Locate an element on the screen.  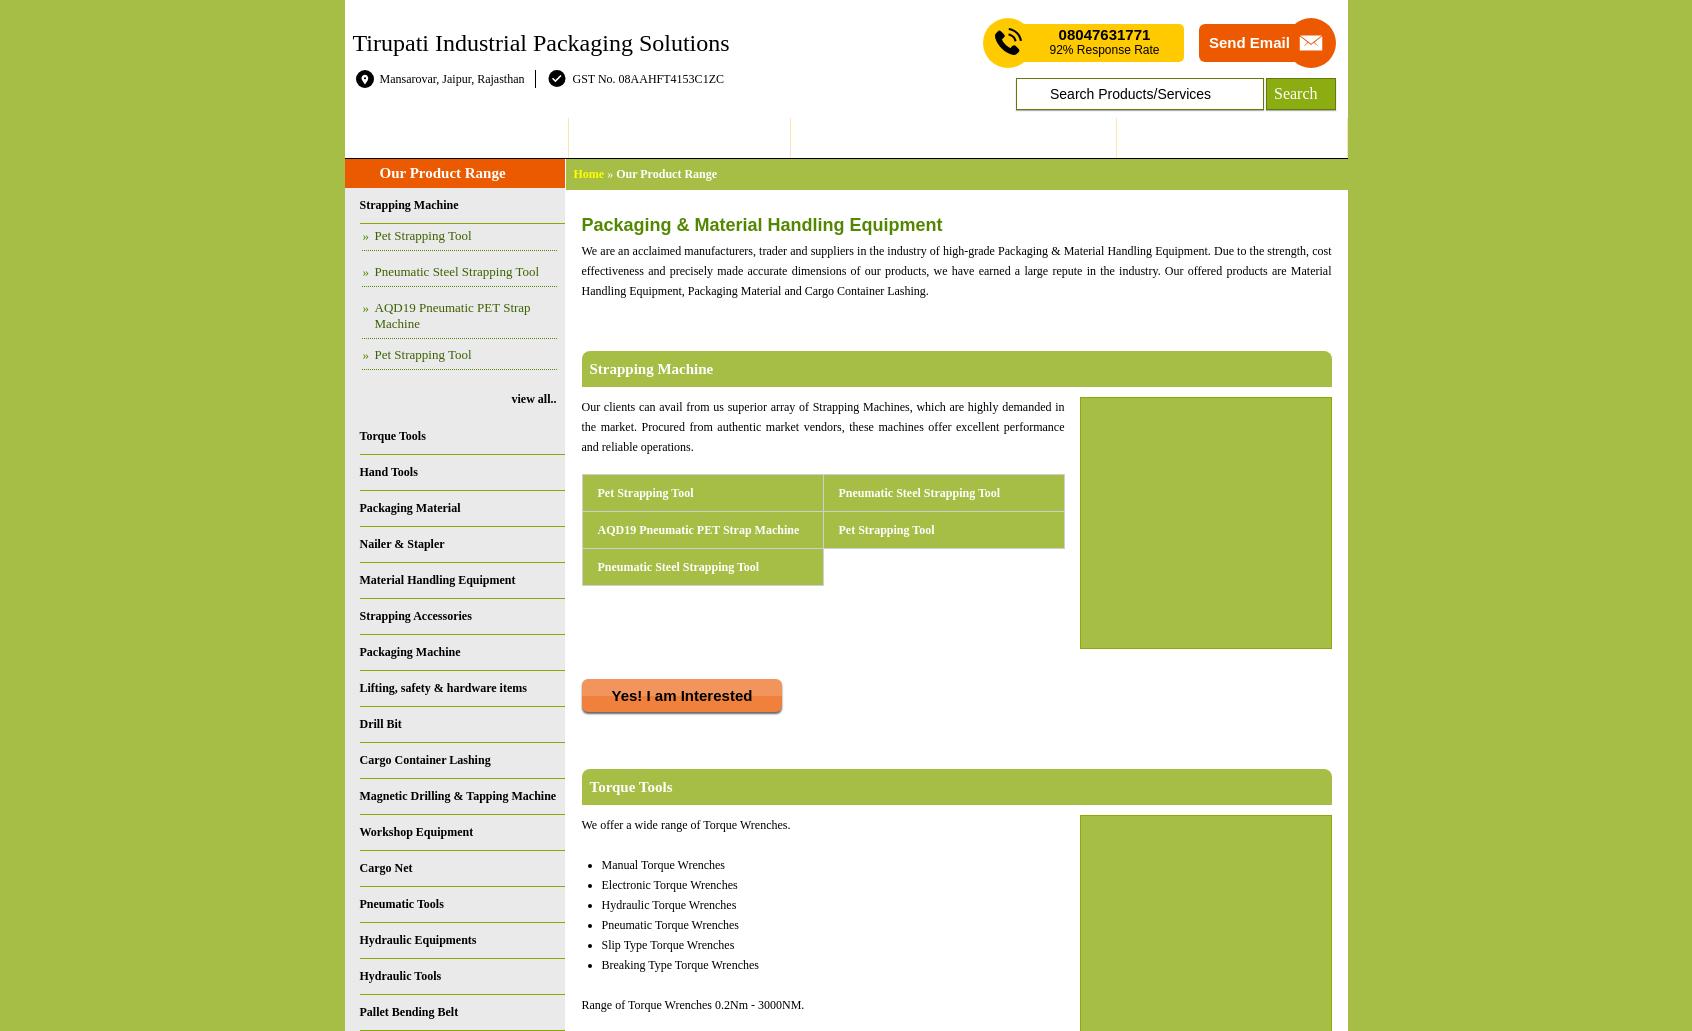
'Our clients can avail from us superior array of Strapping Machines, which are highly demanded in the market. Procured from authentic market vendors, these machines offer excellent performance and reliable operations.' is located at coordinates (822, 427).